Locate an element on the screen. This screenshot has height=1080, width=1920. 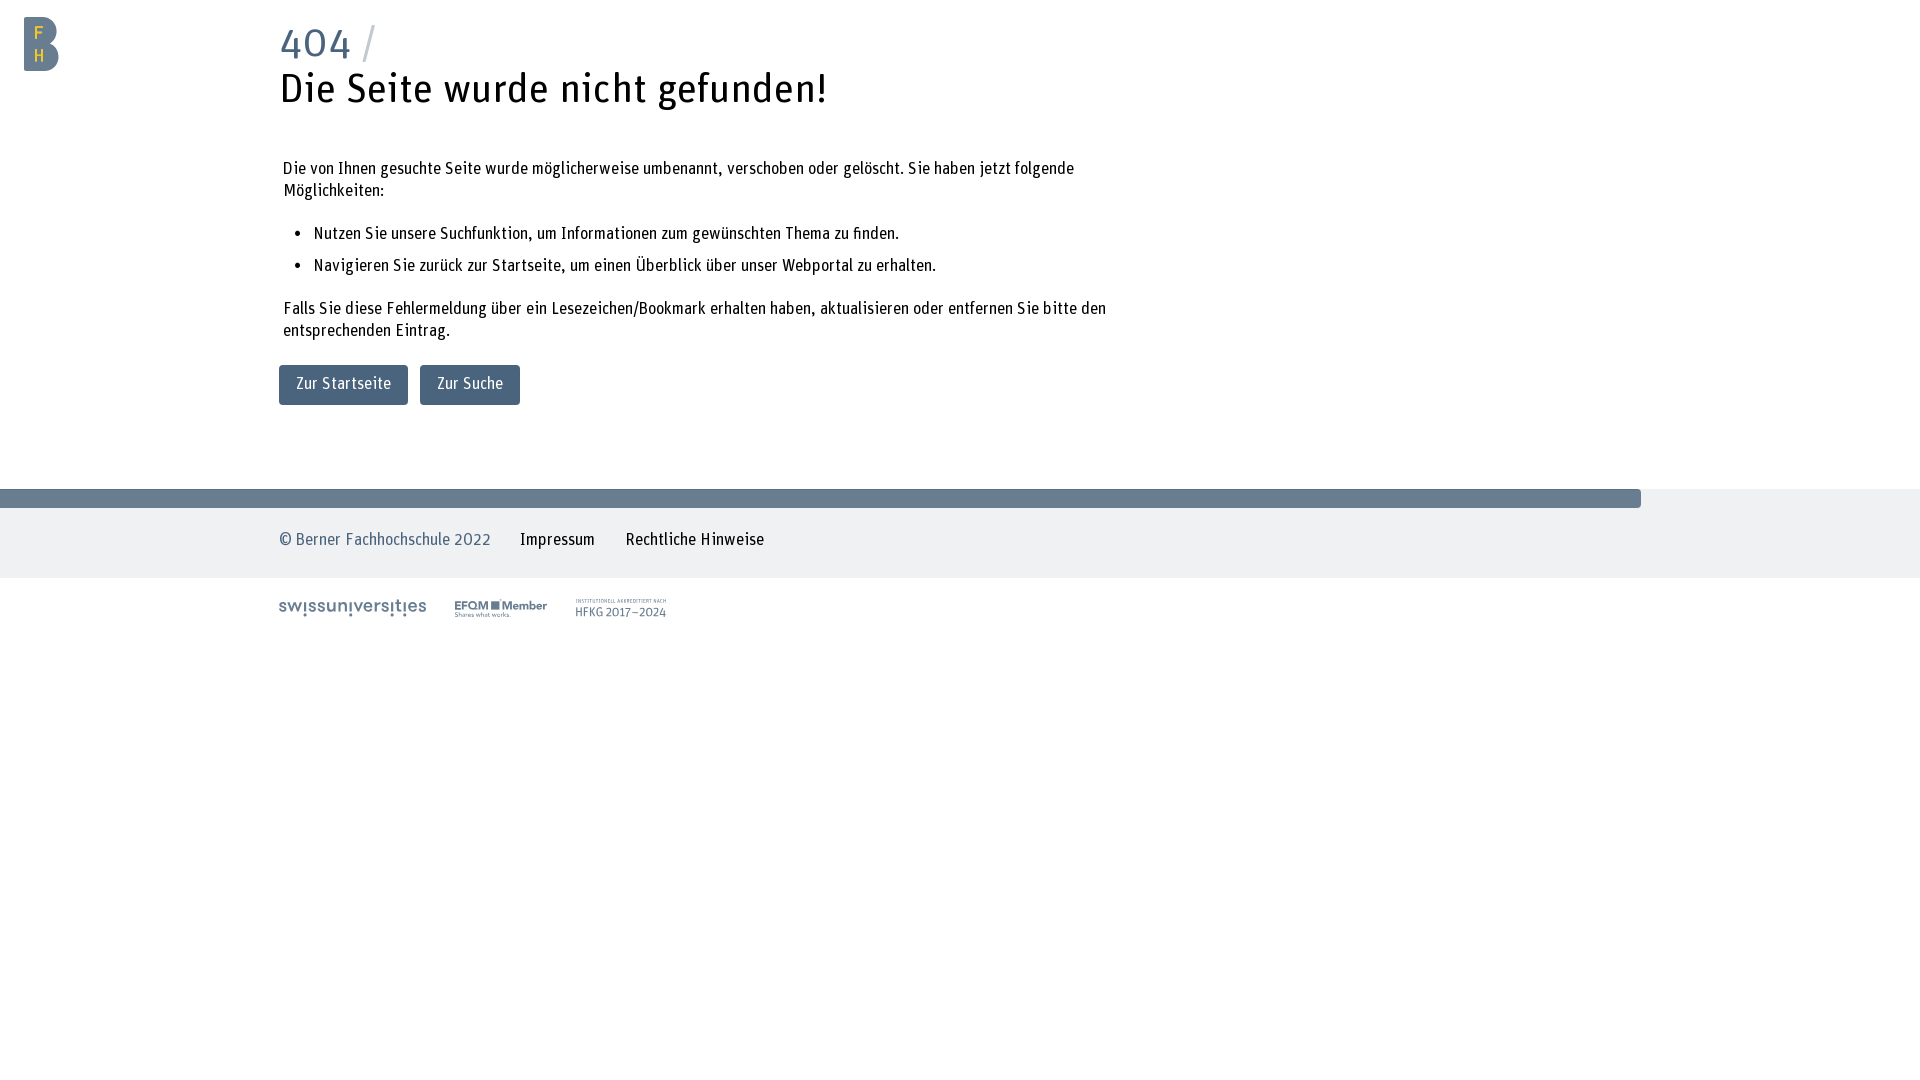
'Suchfunktion' is located at coordinates (484, 233).